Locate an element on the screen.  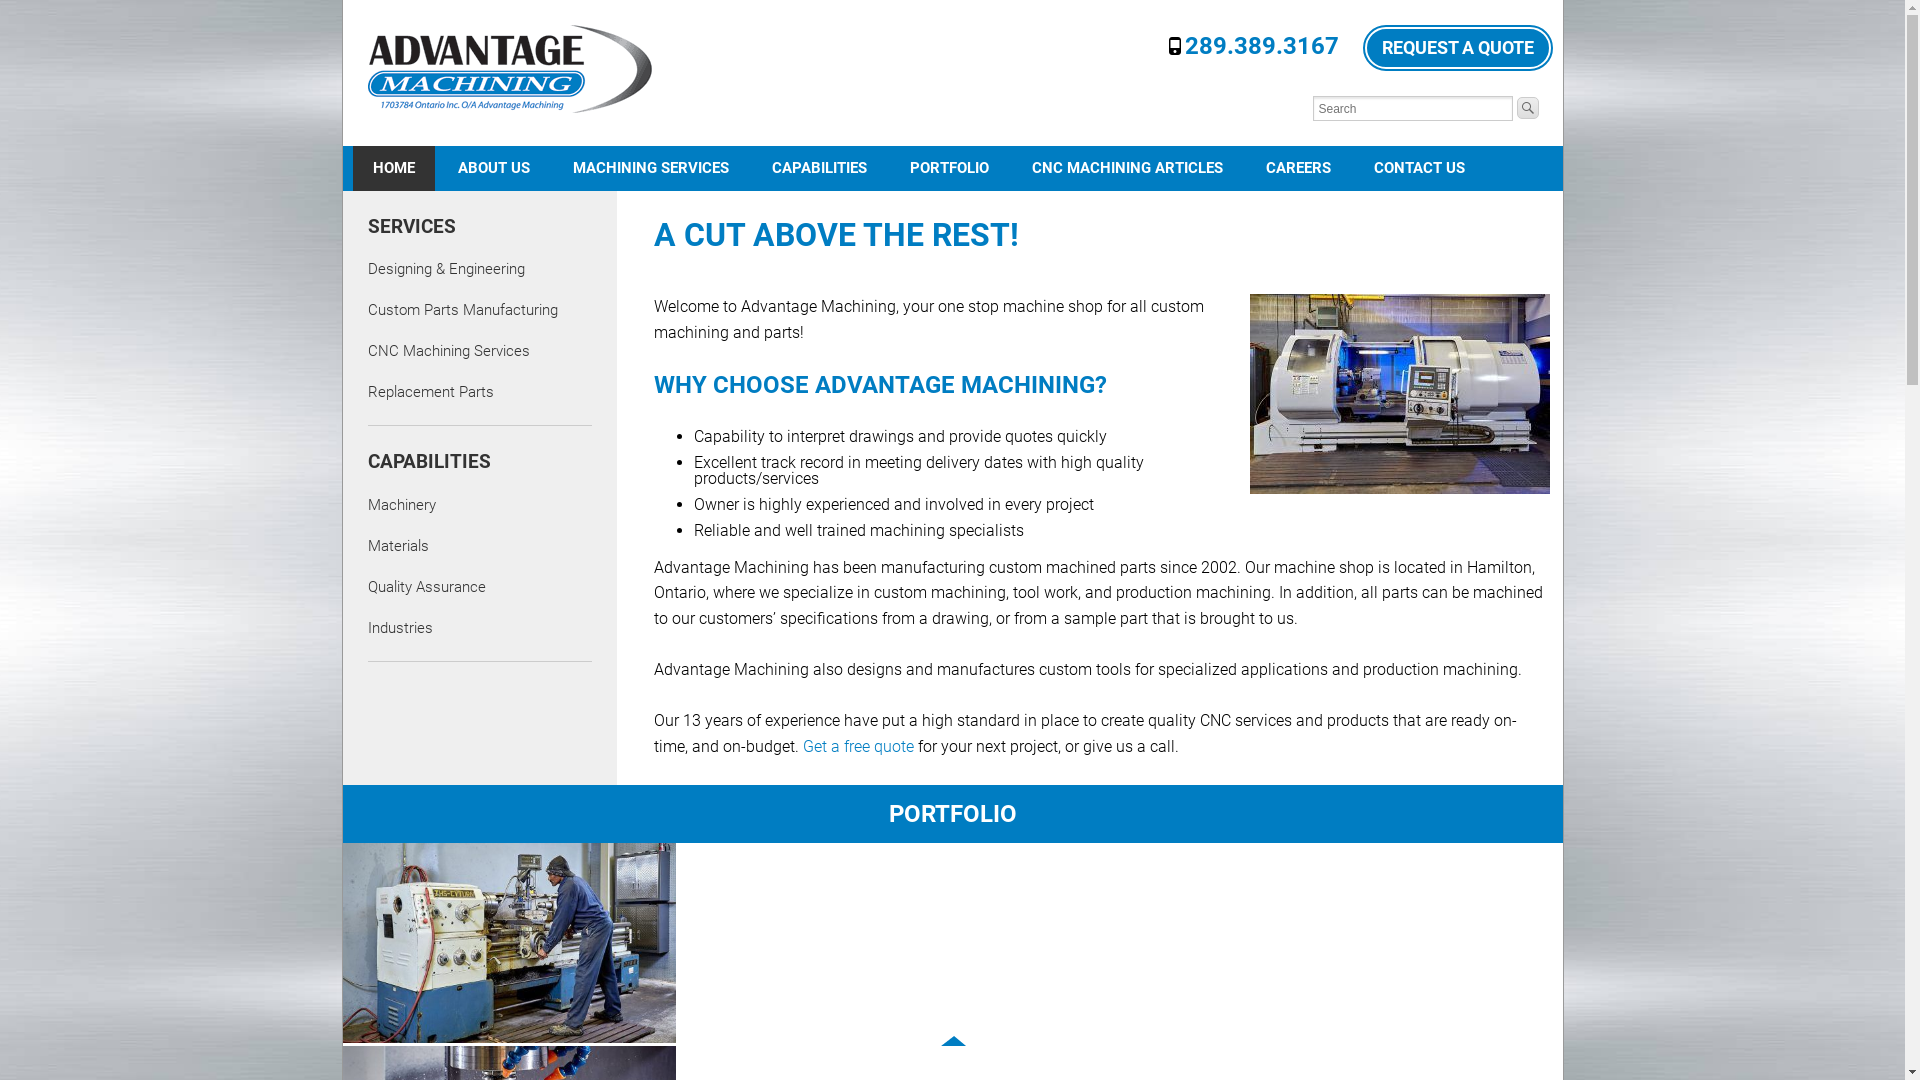
'CONTACT US' is located at coordinates (1418, 167).